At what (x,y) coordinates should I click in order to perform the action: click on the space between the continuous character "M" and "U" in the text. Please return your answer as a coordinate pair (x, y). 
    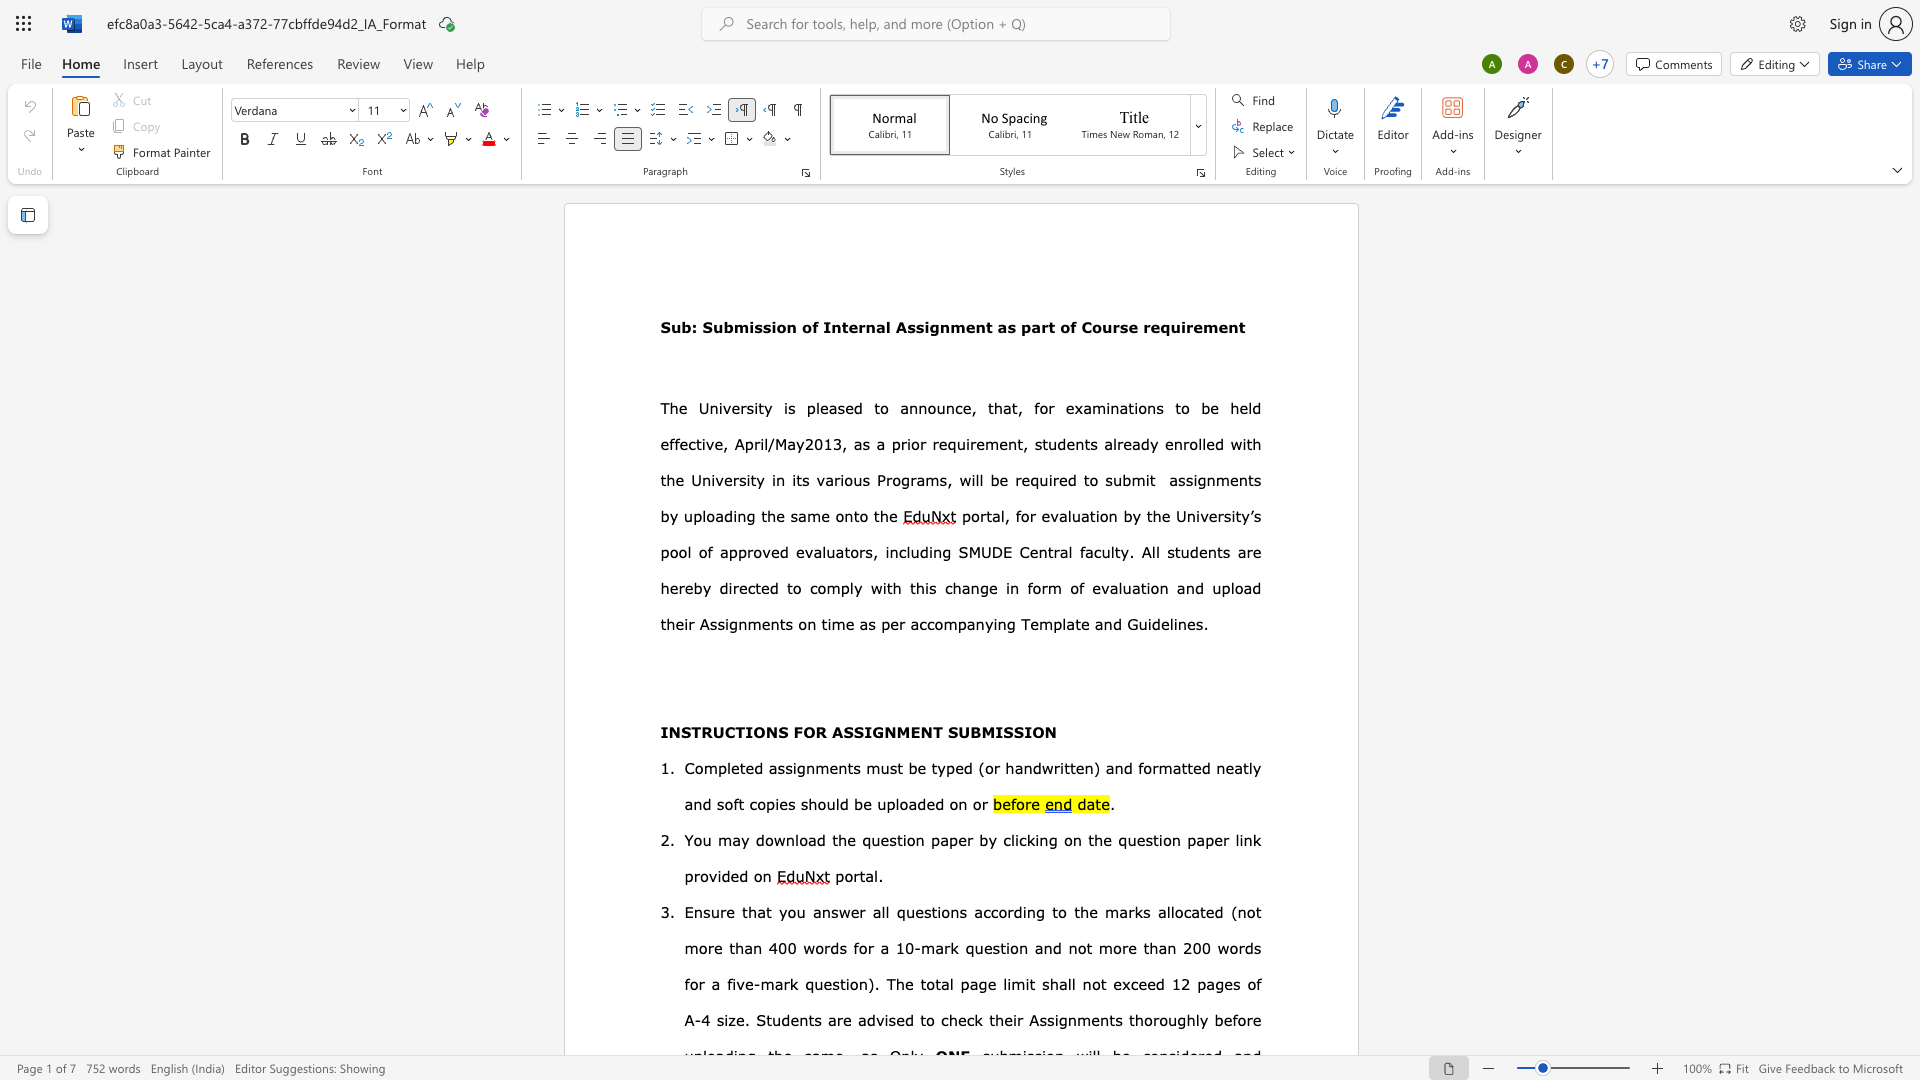
    Looking at the image, I should click on (980, 551).